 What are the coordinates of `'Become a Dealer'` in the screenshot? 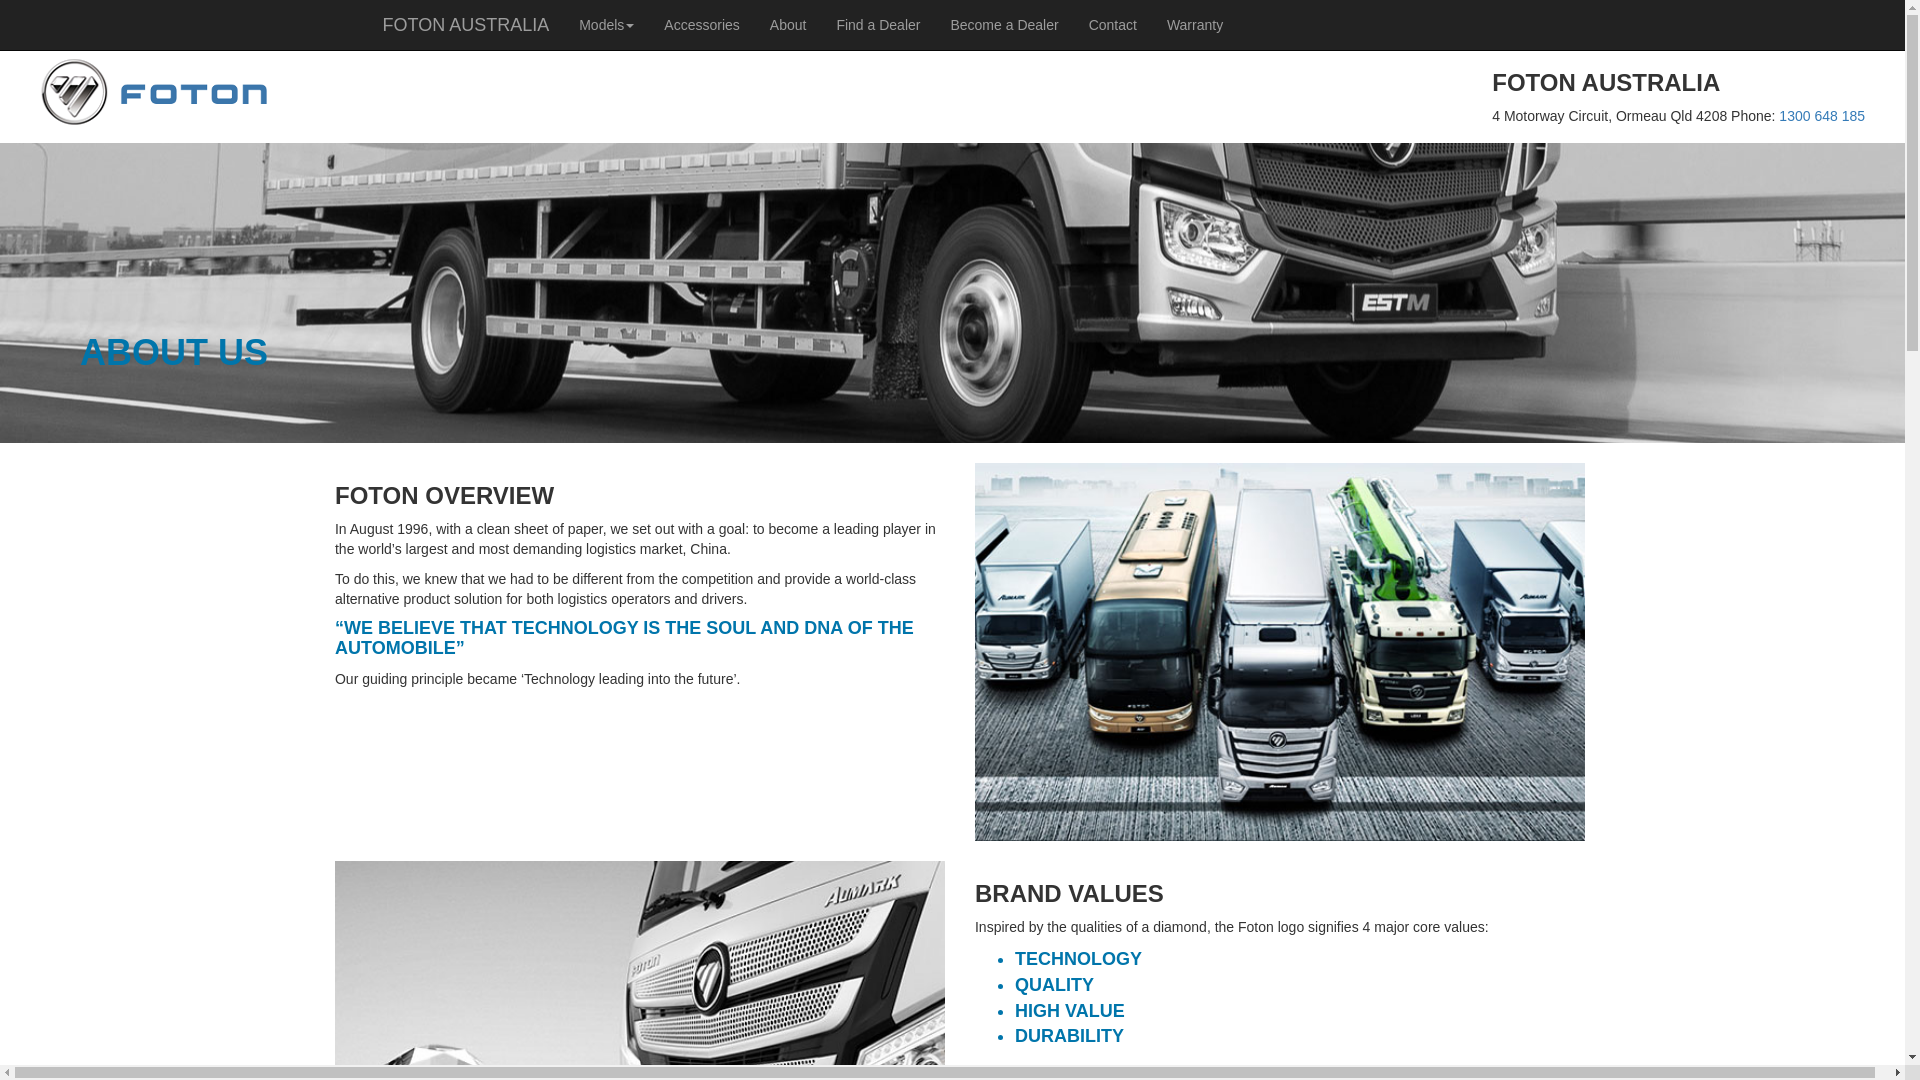 It's located at (934, 24).